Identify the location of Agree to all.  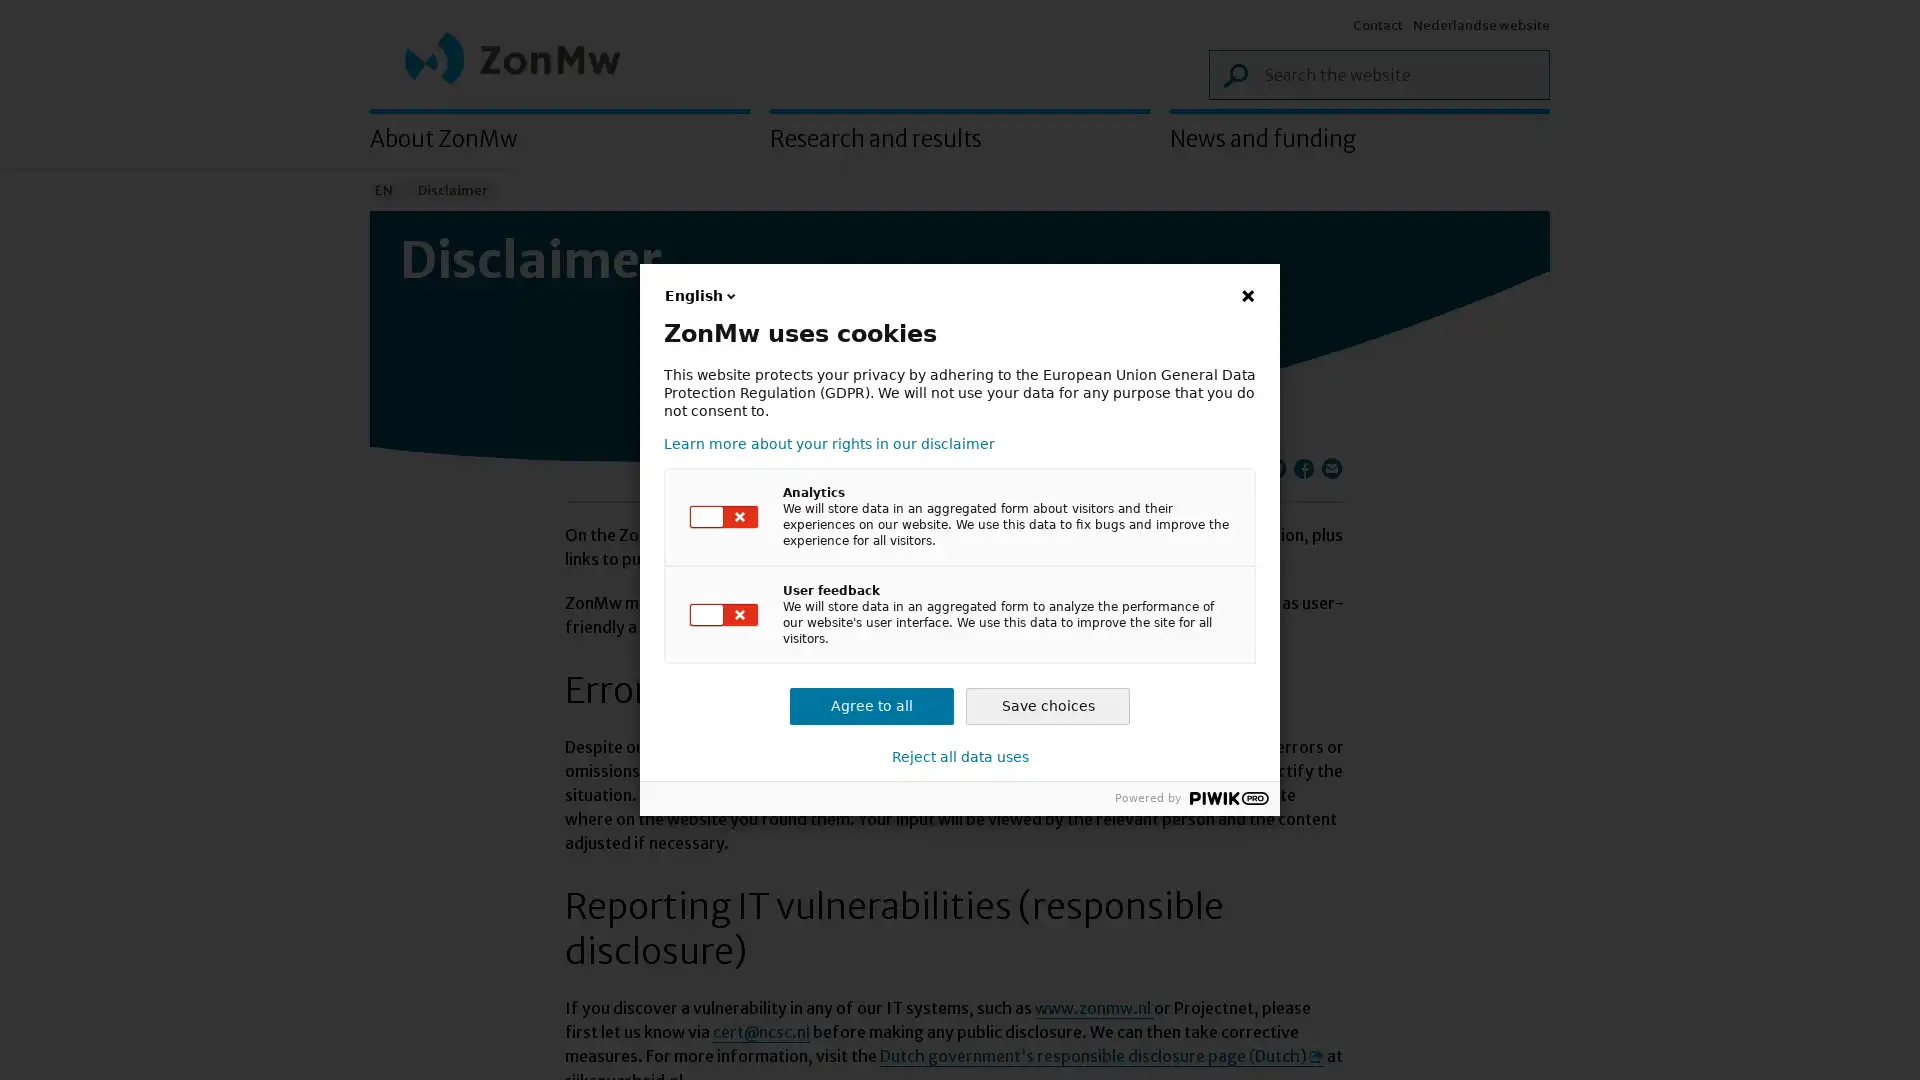
(872, 705).